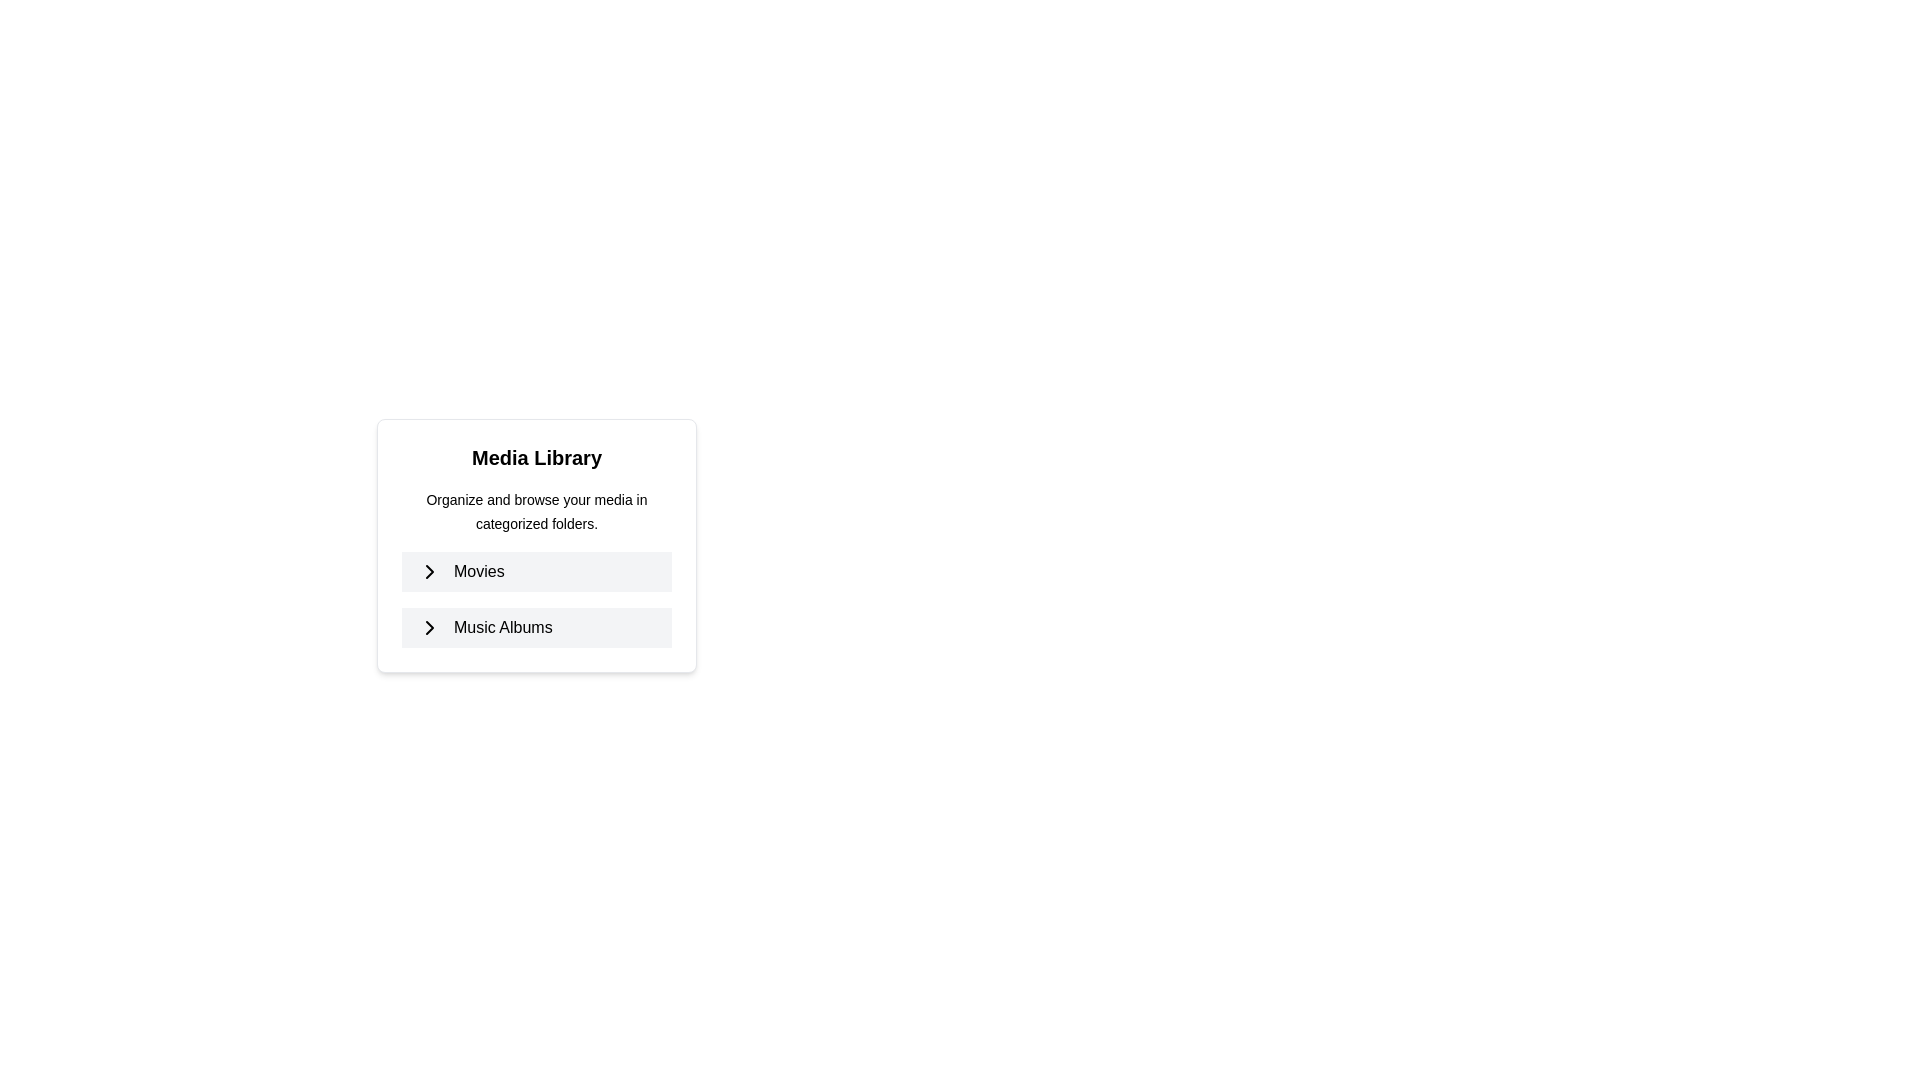 The image size is (1920, 1080). What do you see at coordinates (429, 627) in the screenshot?
I see `the icon in the second row of the 'Music Albums' list` at bounding box center [429, 627].